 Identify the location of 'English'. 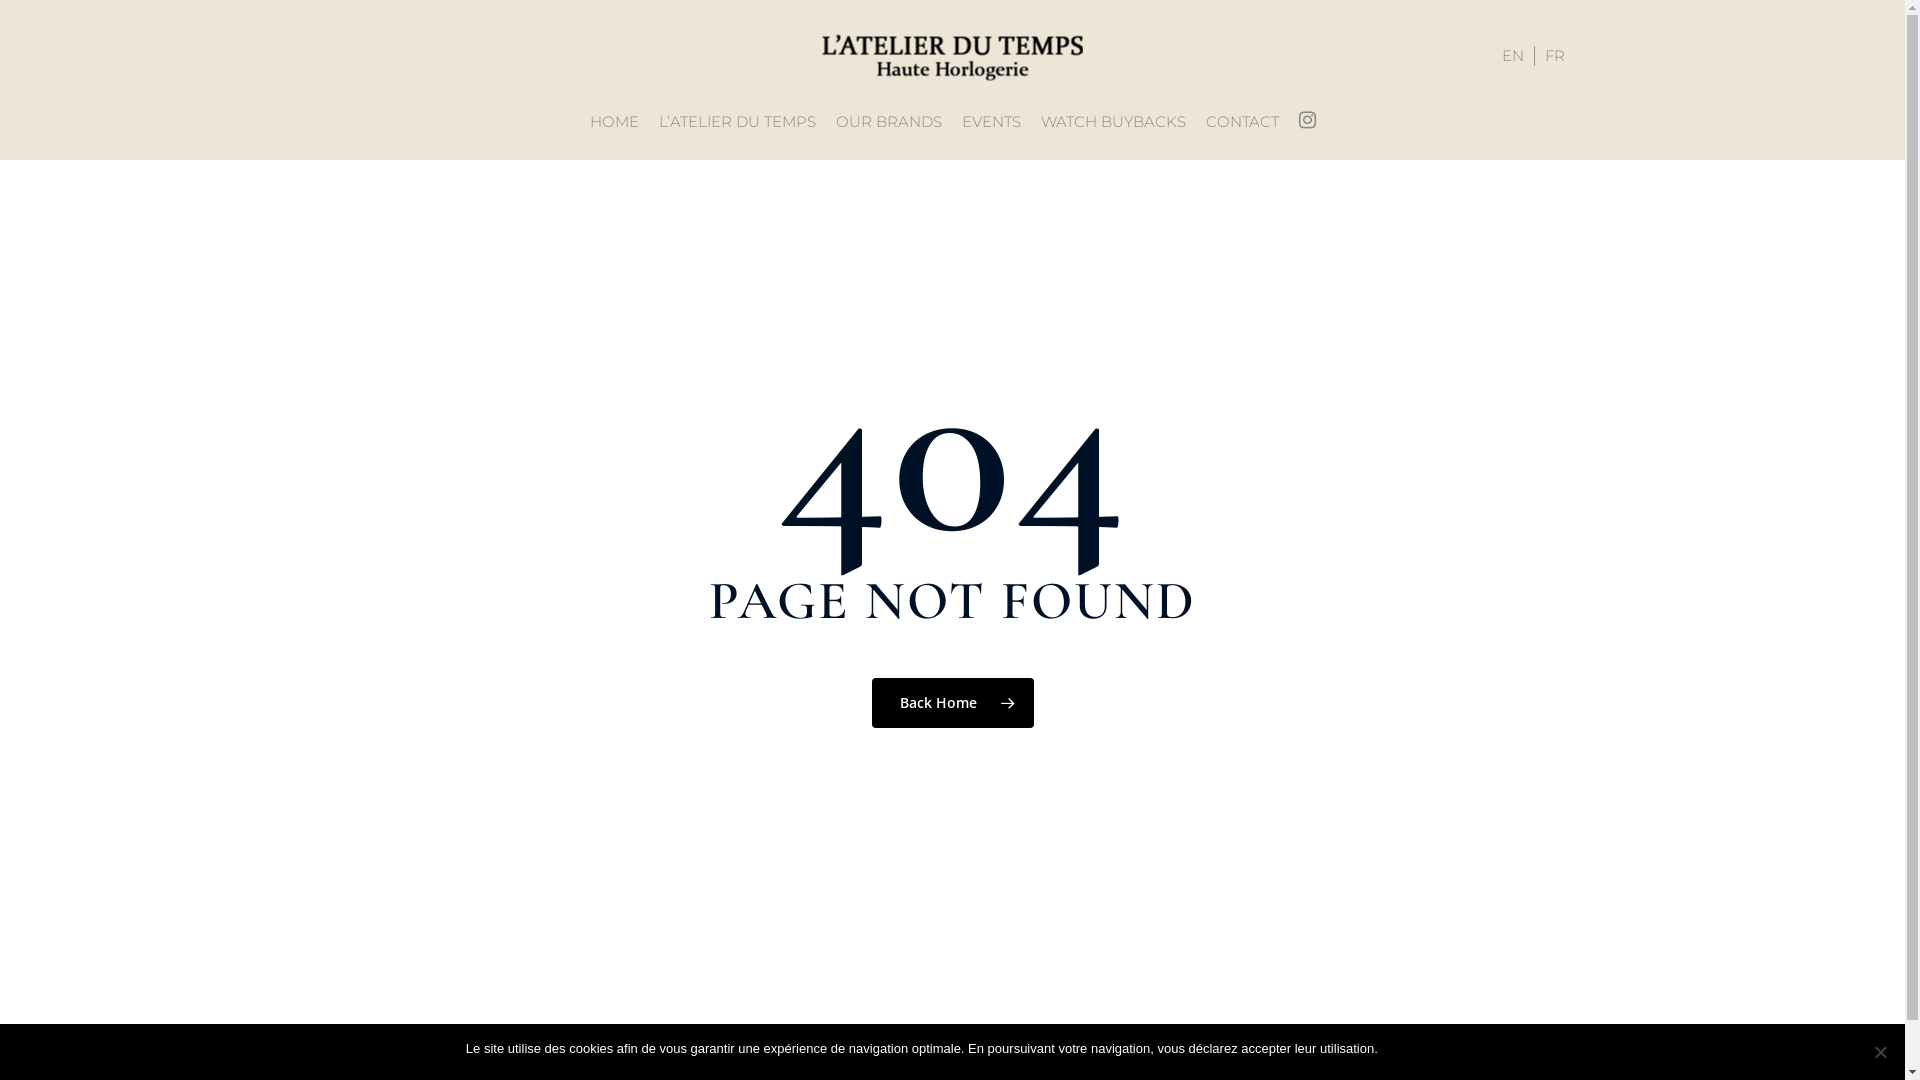
(1513, 55).